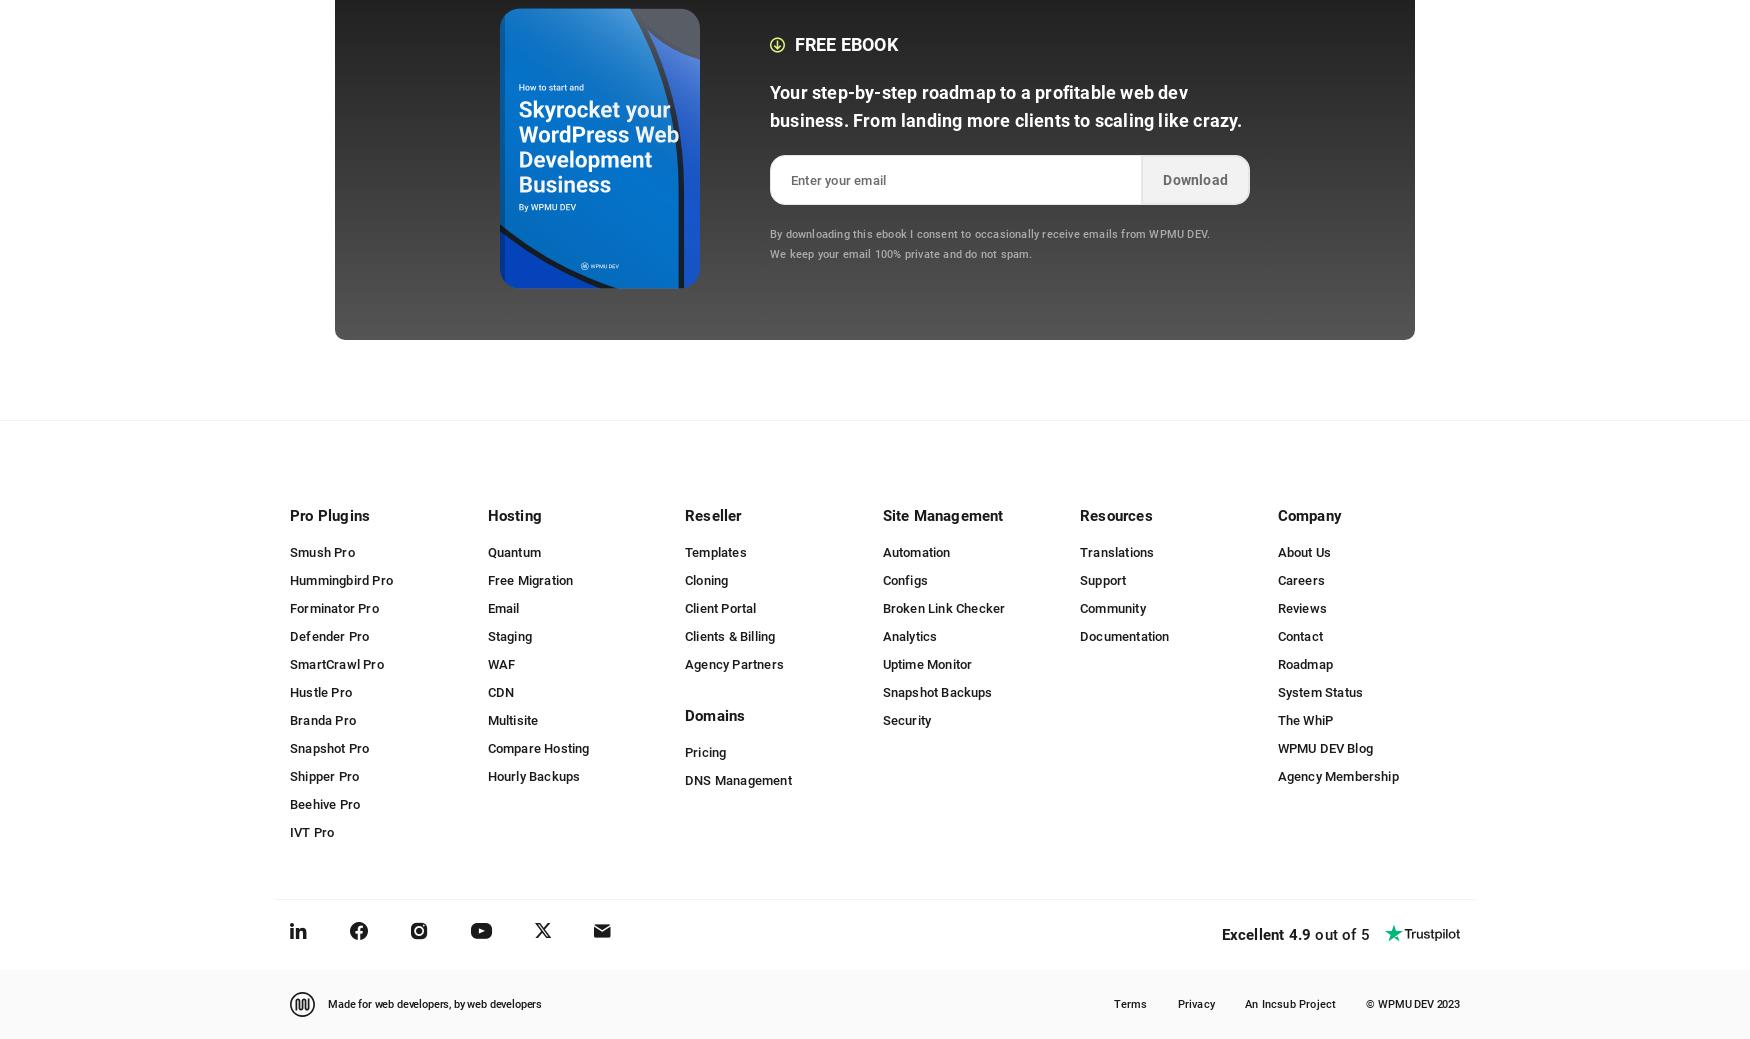  What do you see at coordinates (323, 718) in the screenshot?
I see `'Branda Pro'` at bounding box center [323, 718].